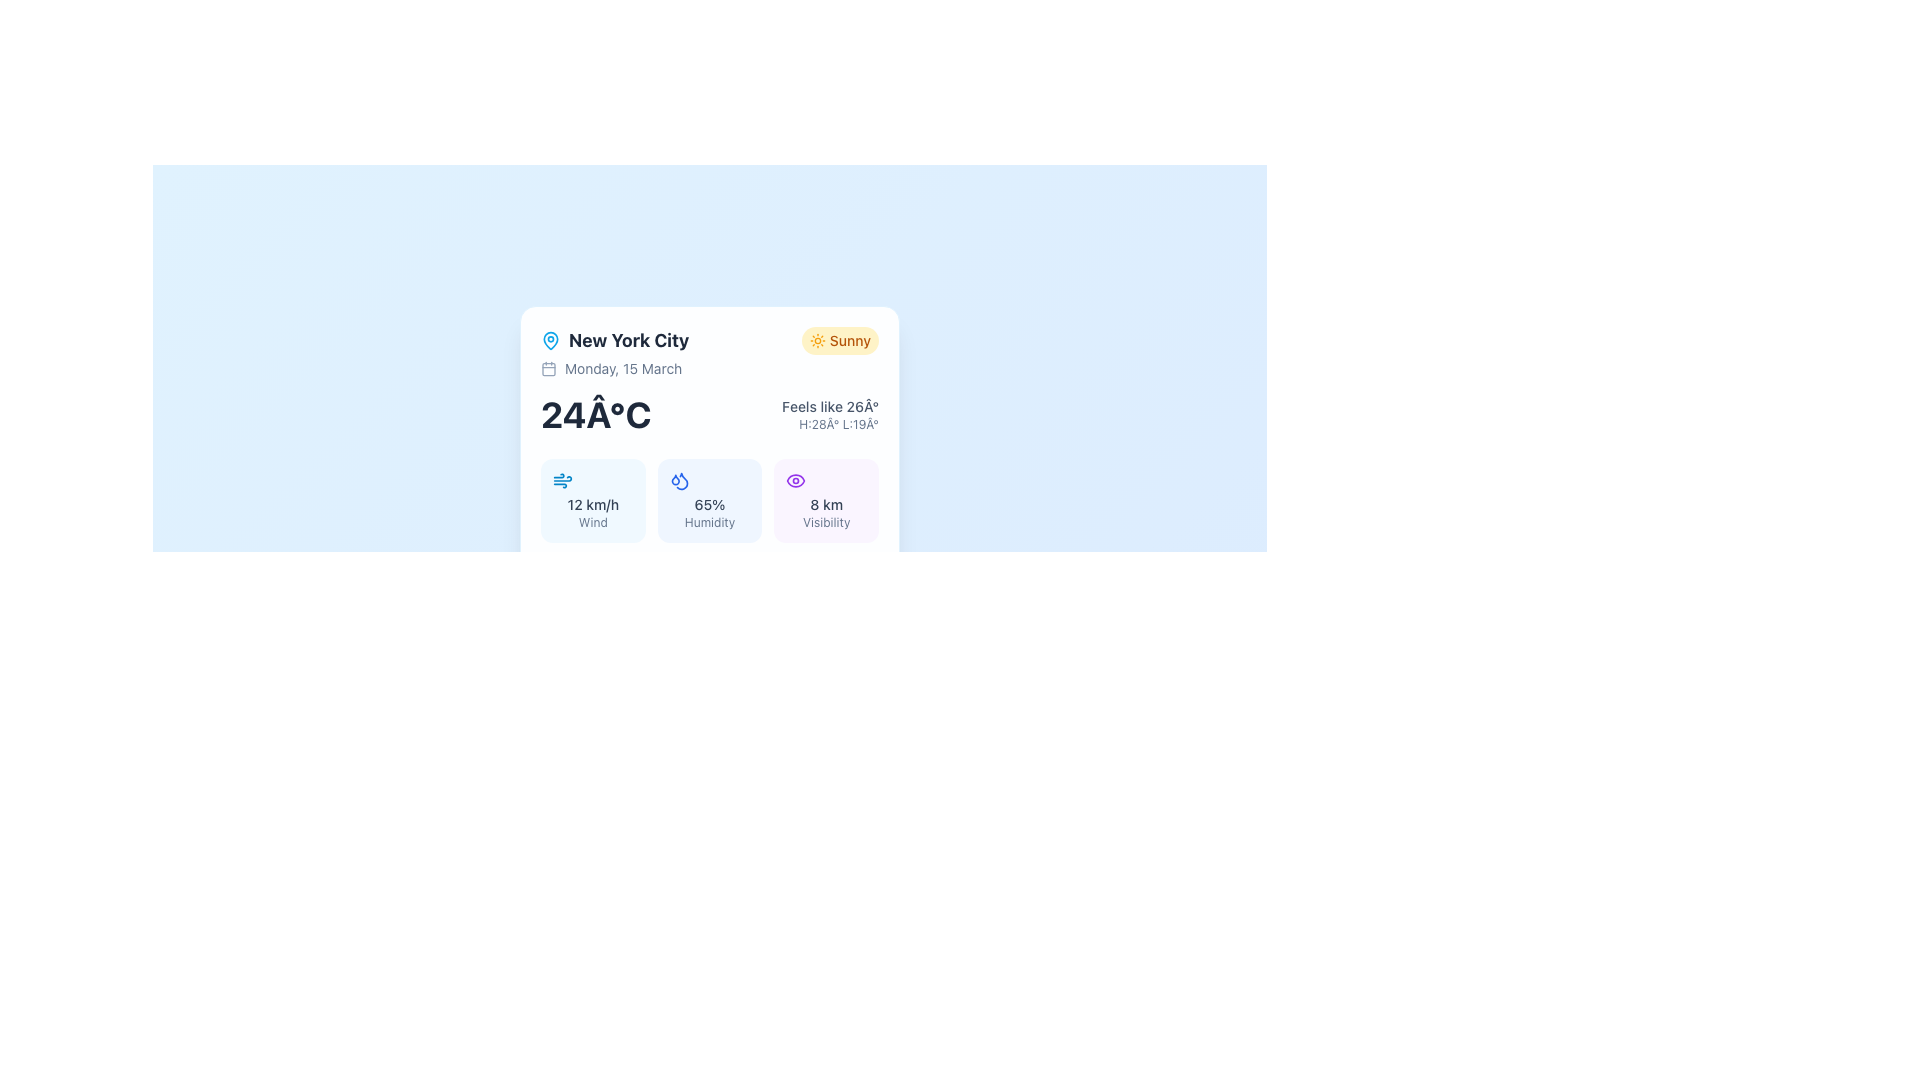  Describe the element at coordinates (592, 504) in the screenshot. I see `the wind speed text label indicating the wind speed in kilometers per hour, which is part of the weather data display` at that location.